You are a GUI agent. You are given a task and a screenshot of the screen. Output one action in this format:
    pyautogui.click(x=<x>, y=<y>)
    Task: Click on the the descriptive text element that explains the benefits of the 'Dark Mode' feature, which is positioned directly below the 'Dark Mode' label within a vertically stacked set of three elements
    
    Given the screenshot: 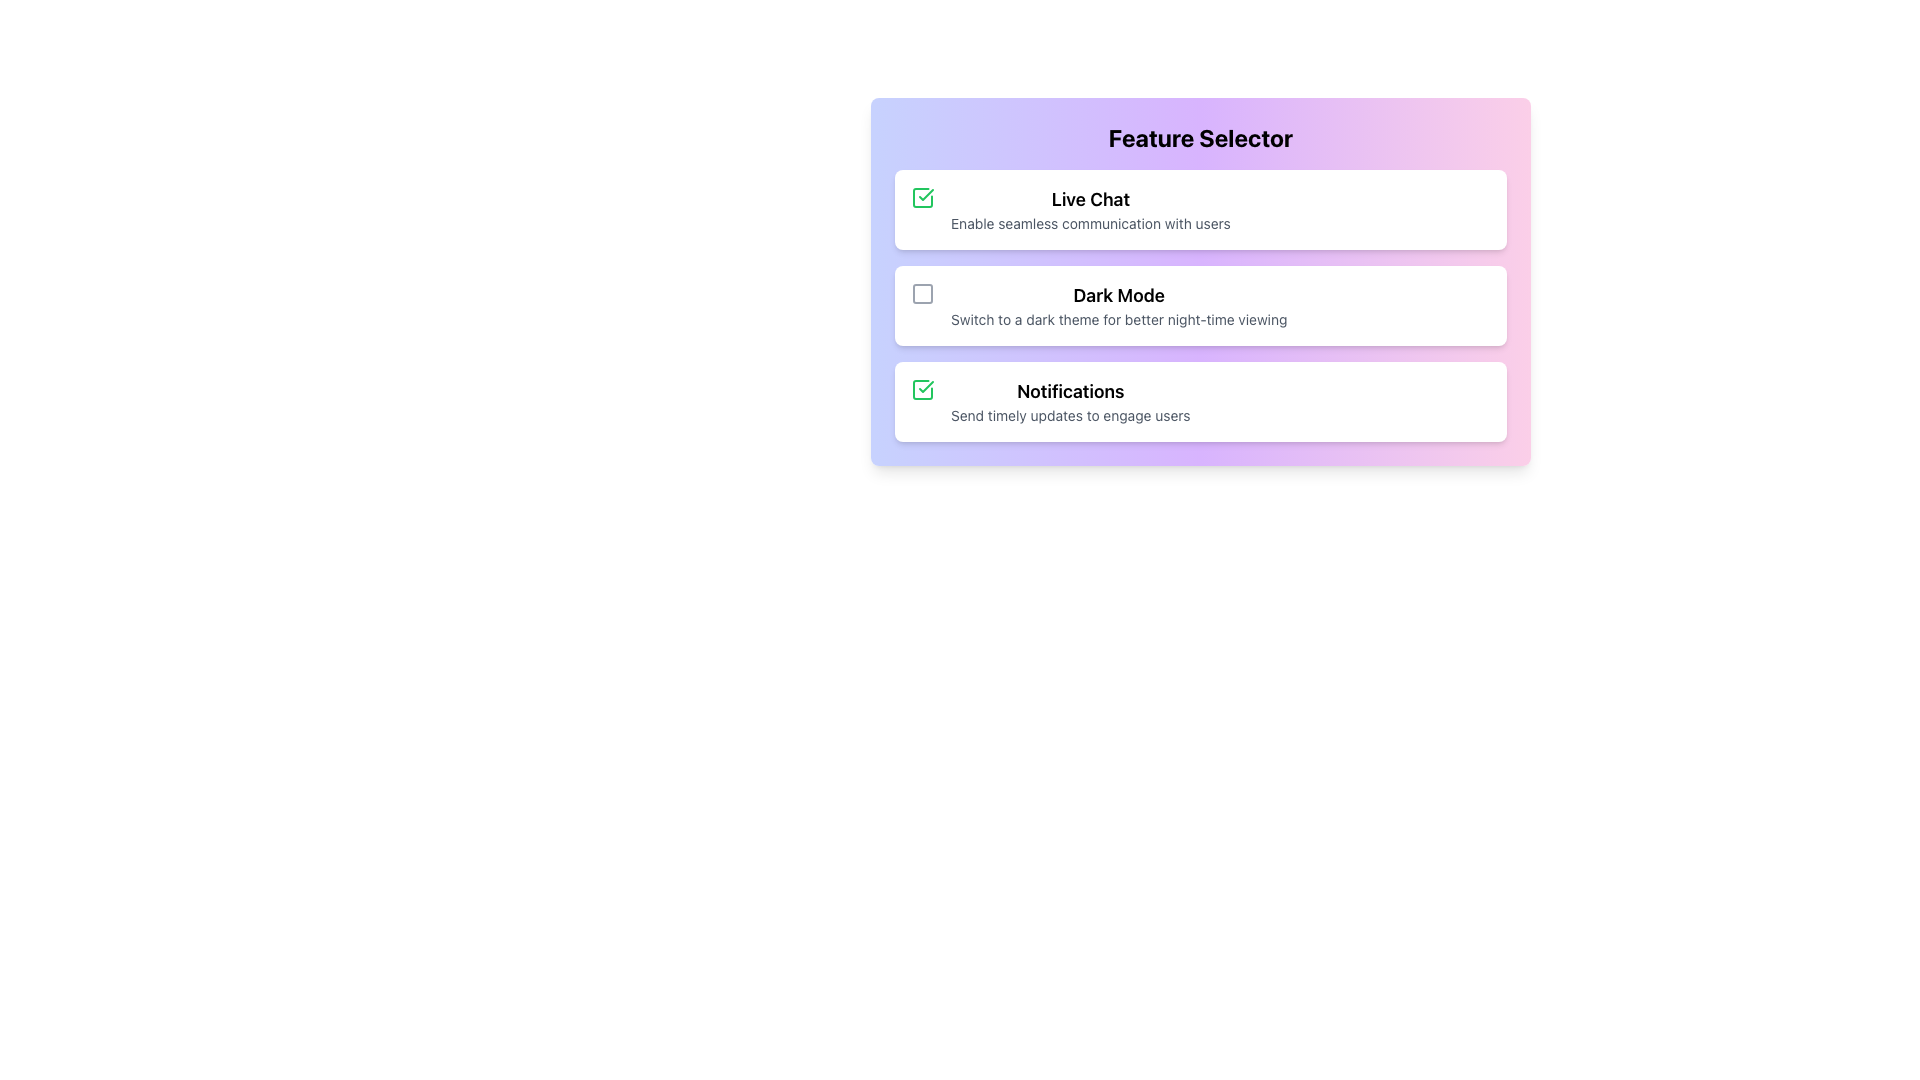 What is the action you would take?
    pyautogui.click(x=1118, y=319)
    